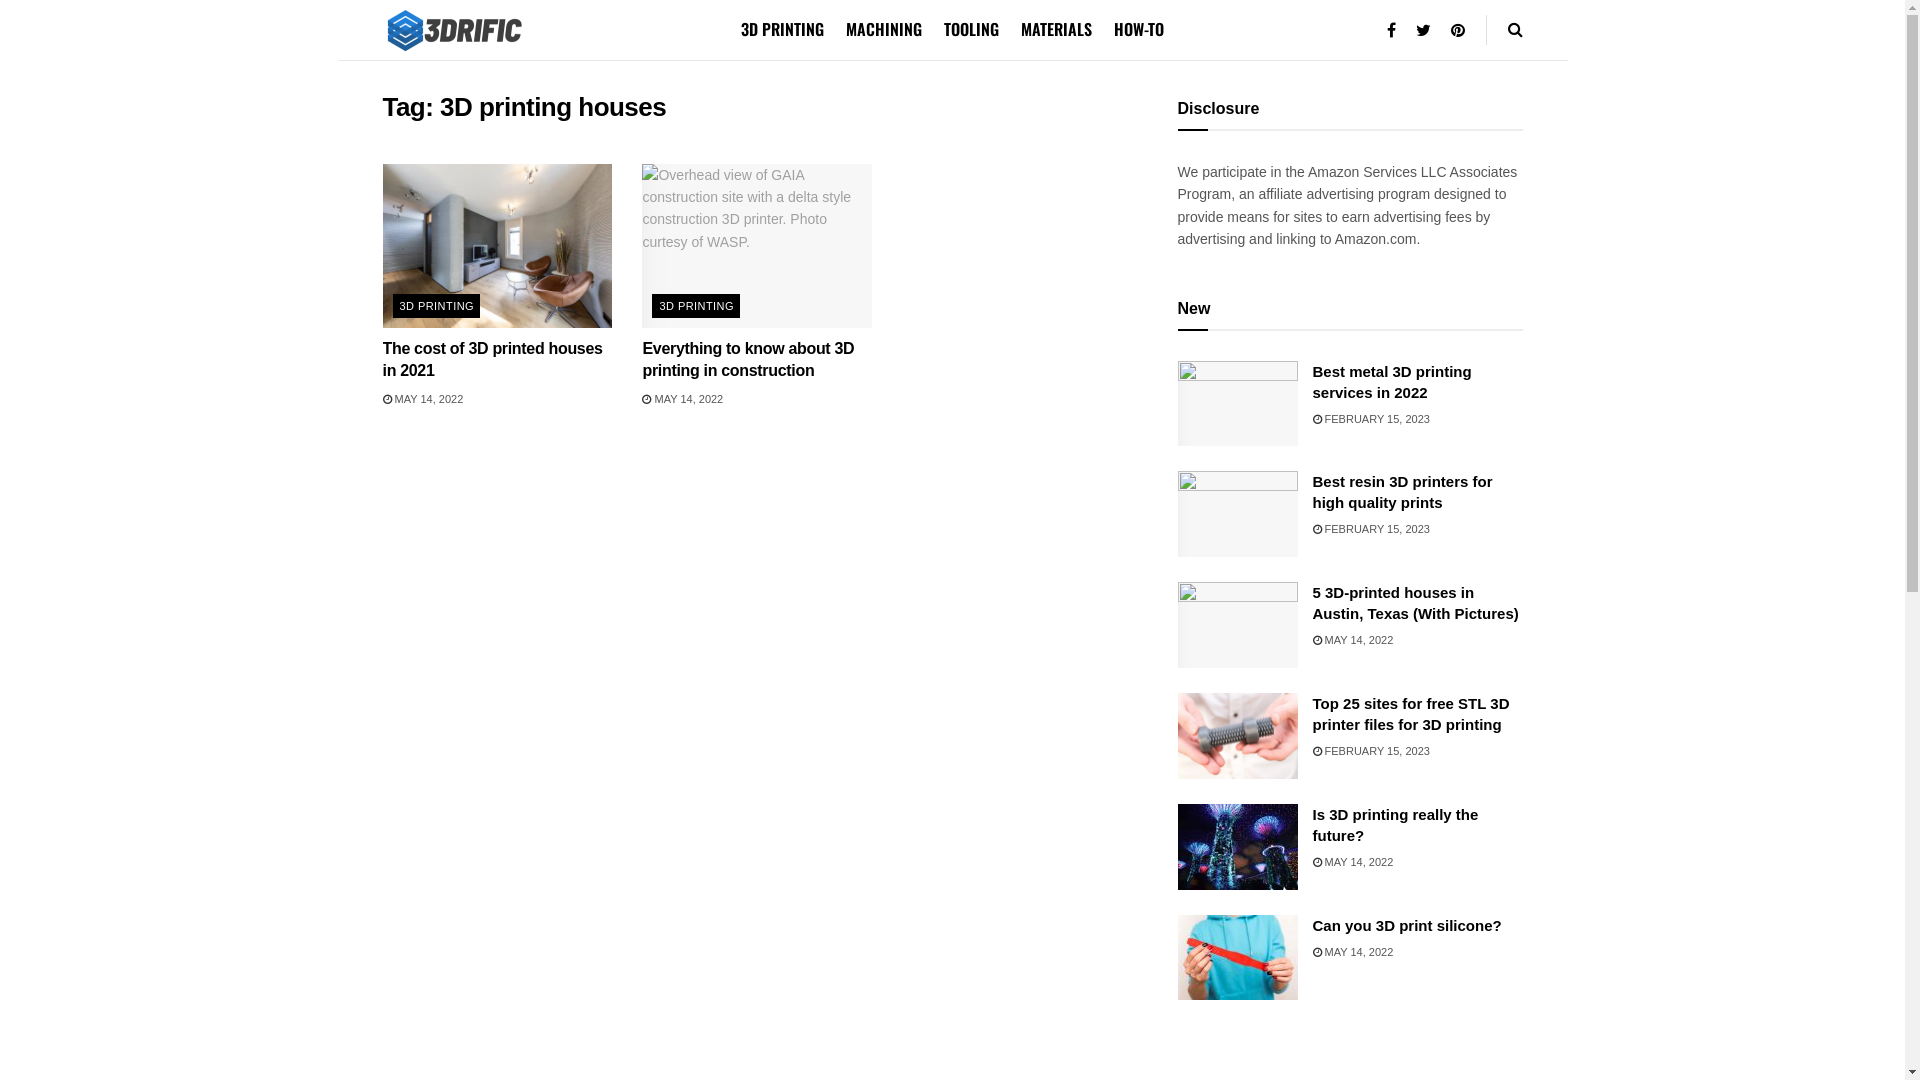  I want to click on 'MAY 14, 2022', so click(1352, 951).